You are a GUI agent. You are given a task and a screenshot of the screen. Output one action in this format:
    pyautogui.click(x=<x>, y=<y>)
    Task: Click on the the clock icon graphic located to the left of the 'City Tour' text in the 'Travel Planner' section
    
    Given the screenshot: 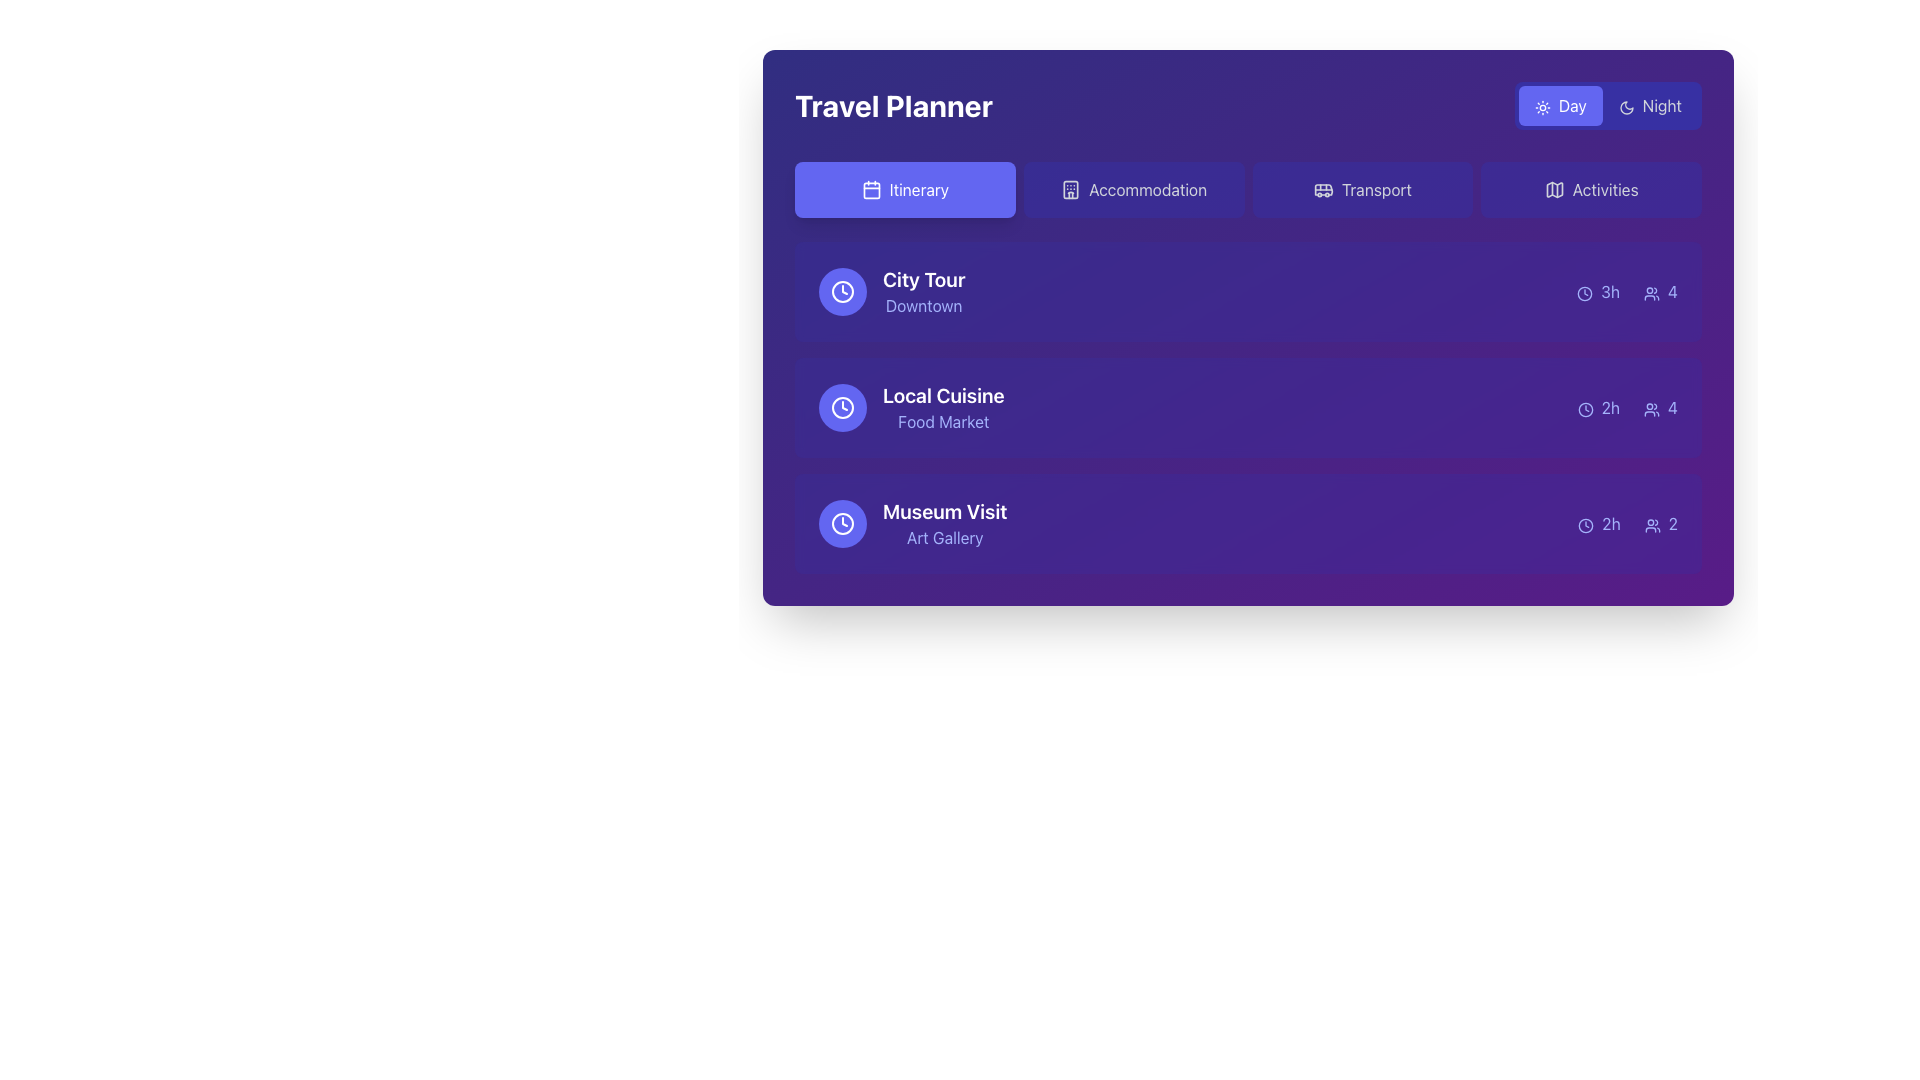 What is the action you would take?
    pyautogui.click(x=843, y=292)
    